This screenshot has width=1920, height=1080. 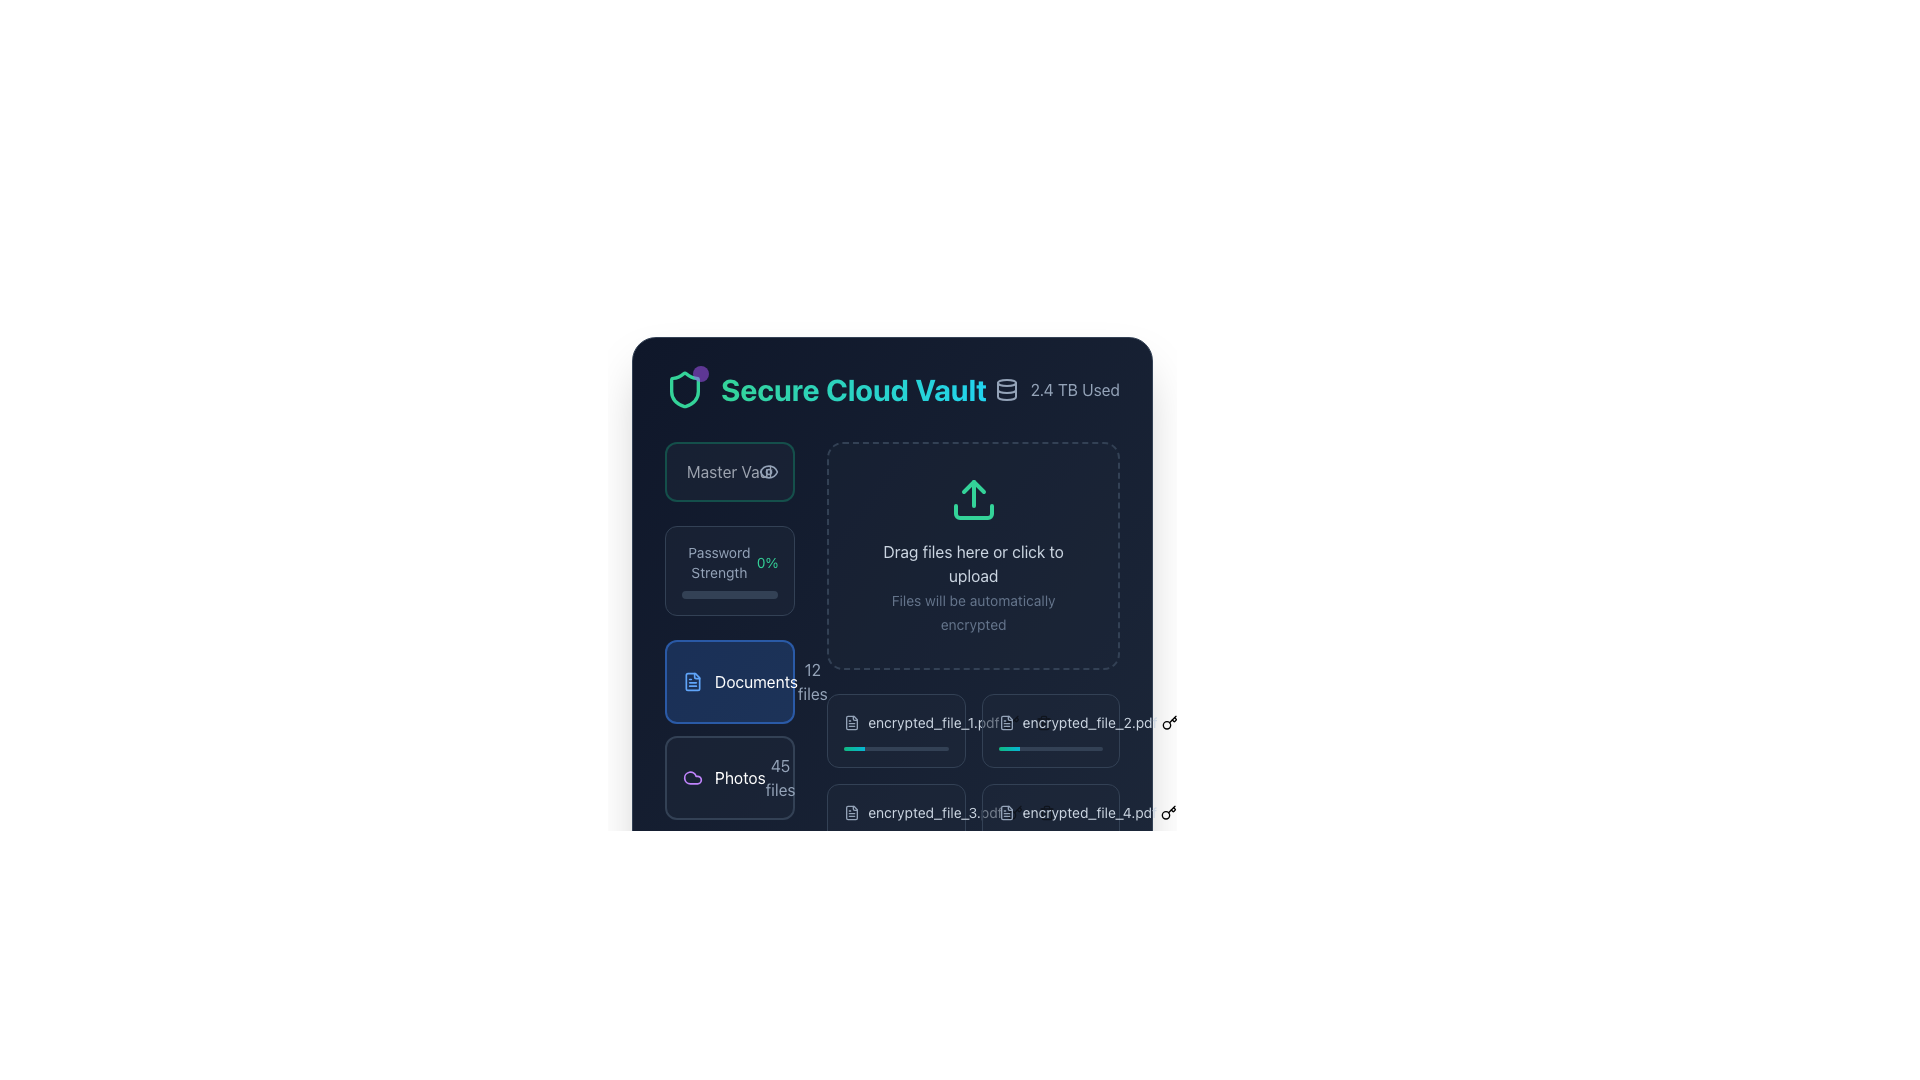 I want to click on the purple cloud-shaped icon next to the text 'photos', which is aligned with the indicator '45 files', so click(x=692, y=777).